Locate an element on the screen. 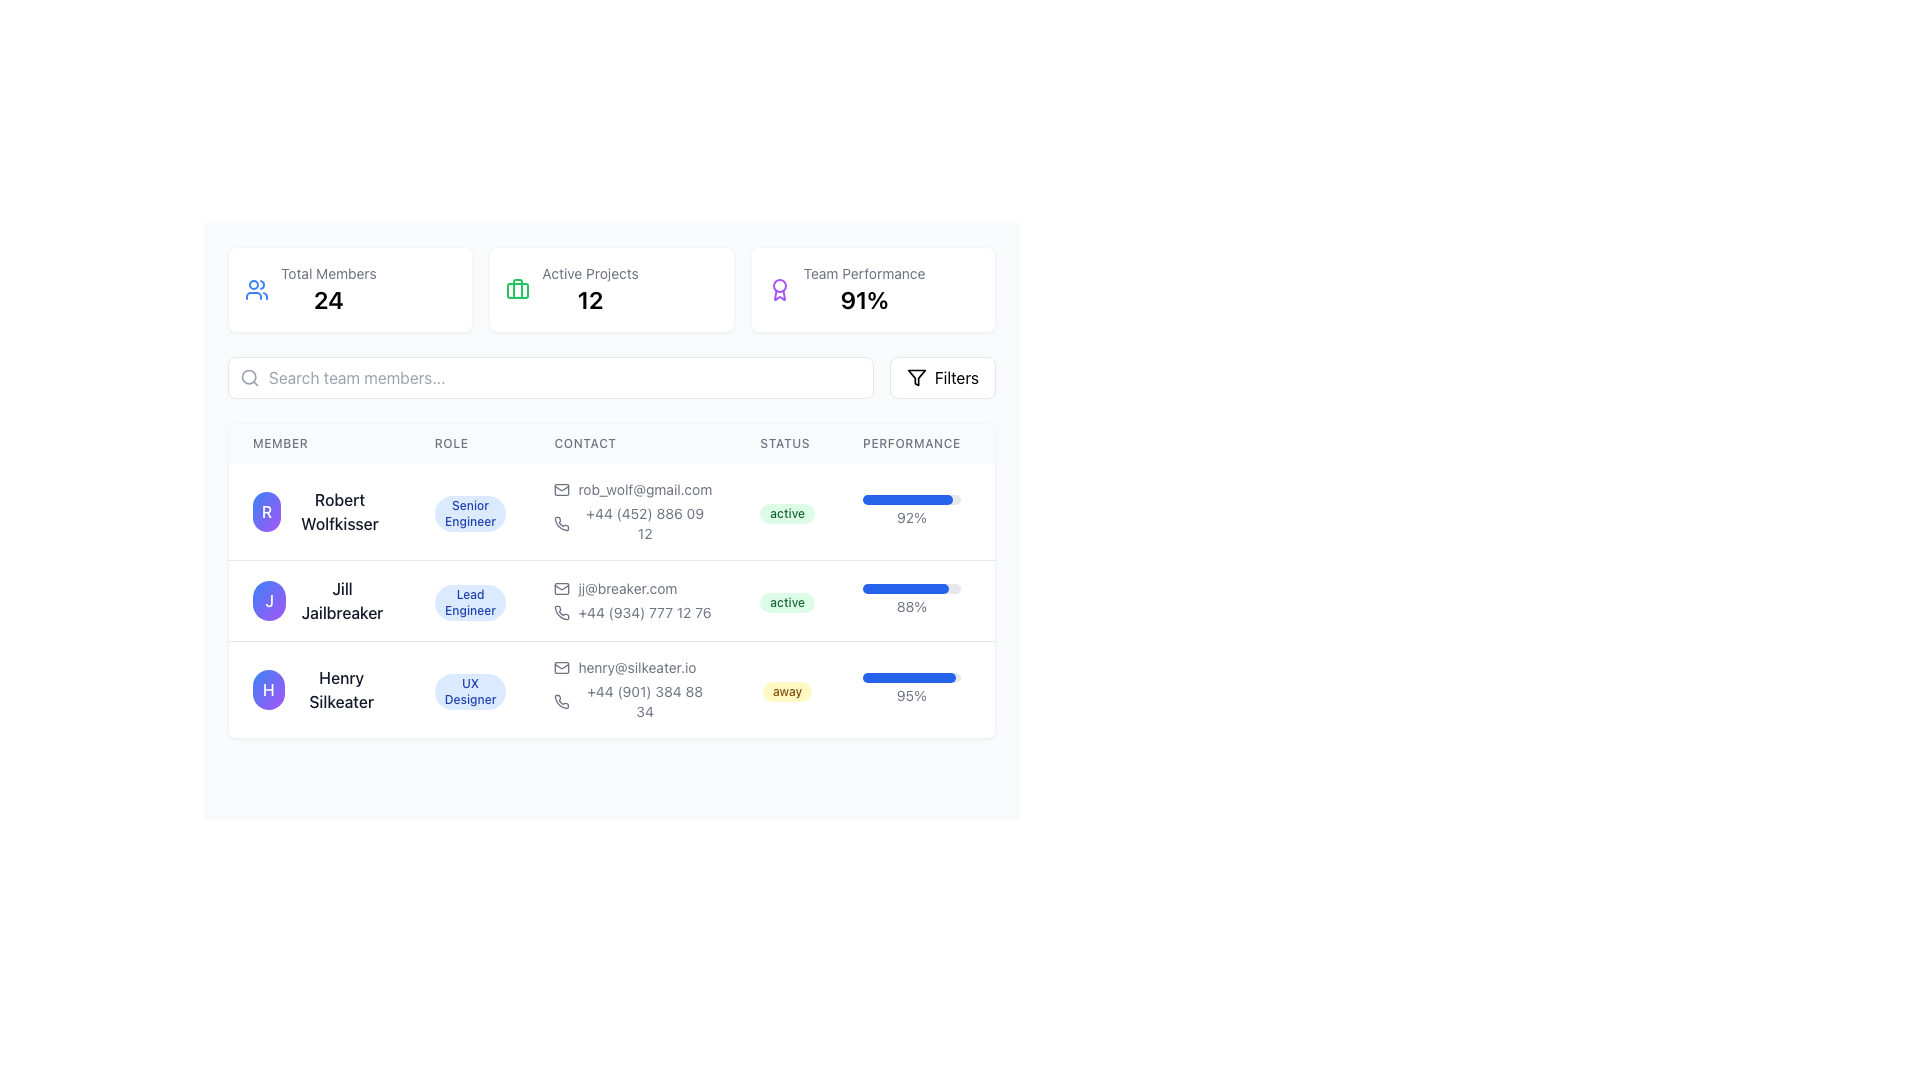  the minimalist phone icon located in the 'Contact' column next to Robert Wolfkisser's phone number '+44 (452) 886 09 12' as a visual cue is located at coordinates (561, 523).